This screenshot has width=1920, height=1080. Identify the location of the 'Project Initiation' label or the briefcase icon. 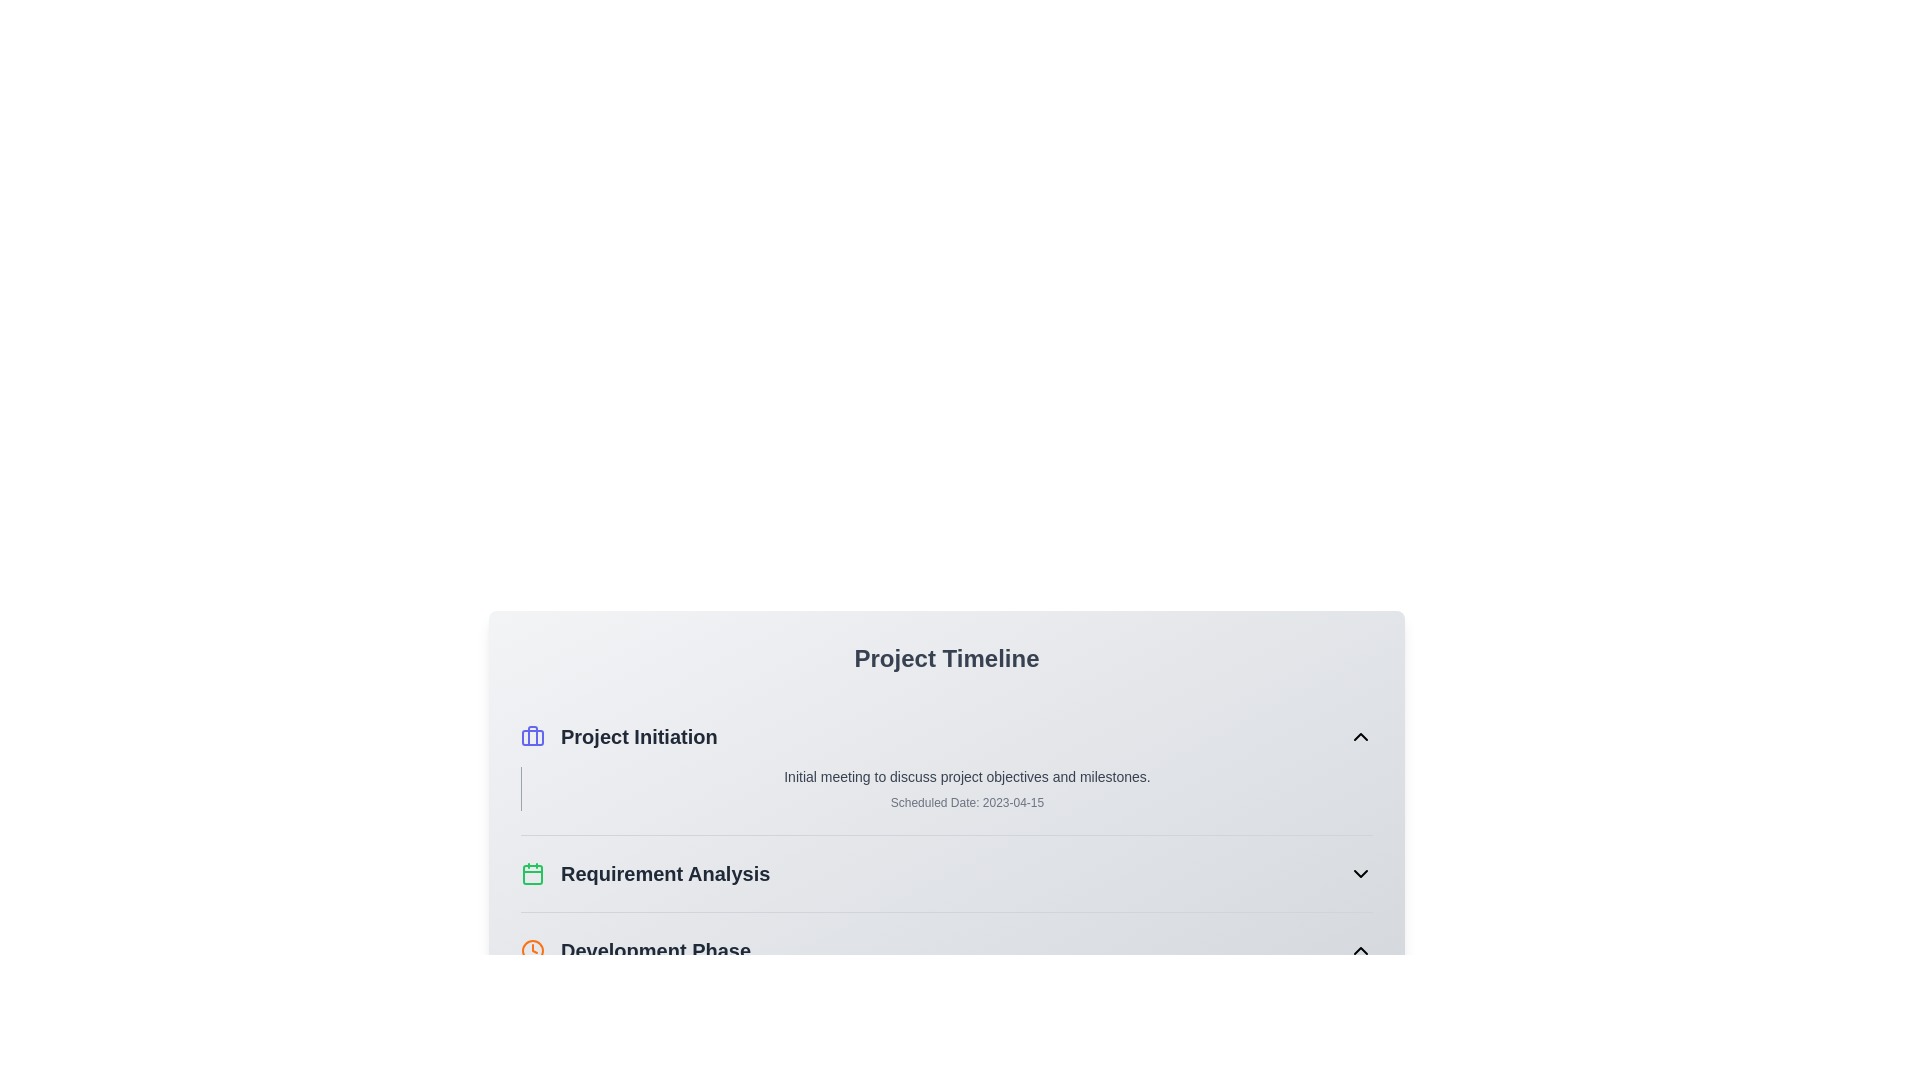
(618, 736).